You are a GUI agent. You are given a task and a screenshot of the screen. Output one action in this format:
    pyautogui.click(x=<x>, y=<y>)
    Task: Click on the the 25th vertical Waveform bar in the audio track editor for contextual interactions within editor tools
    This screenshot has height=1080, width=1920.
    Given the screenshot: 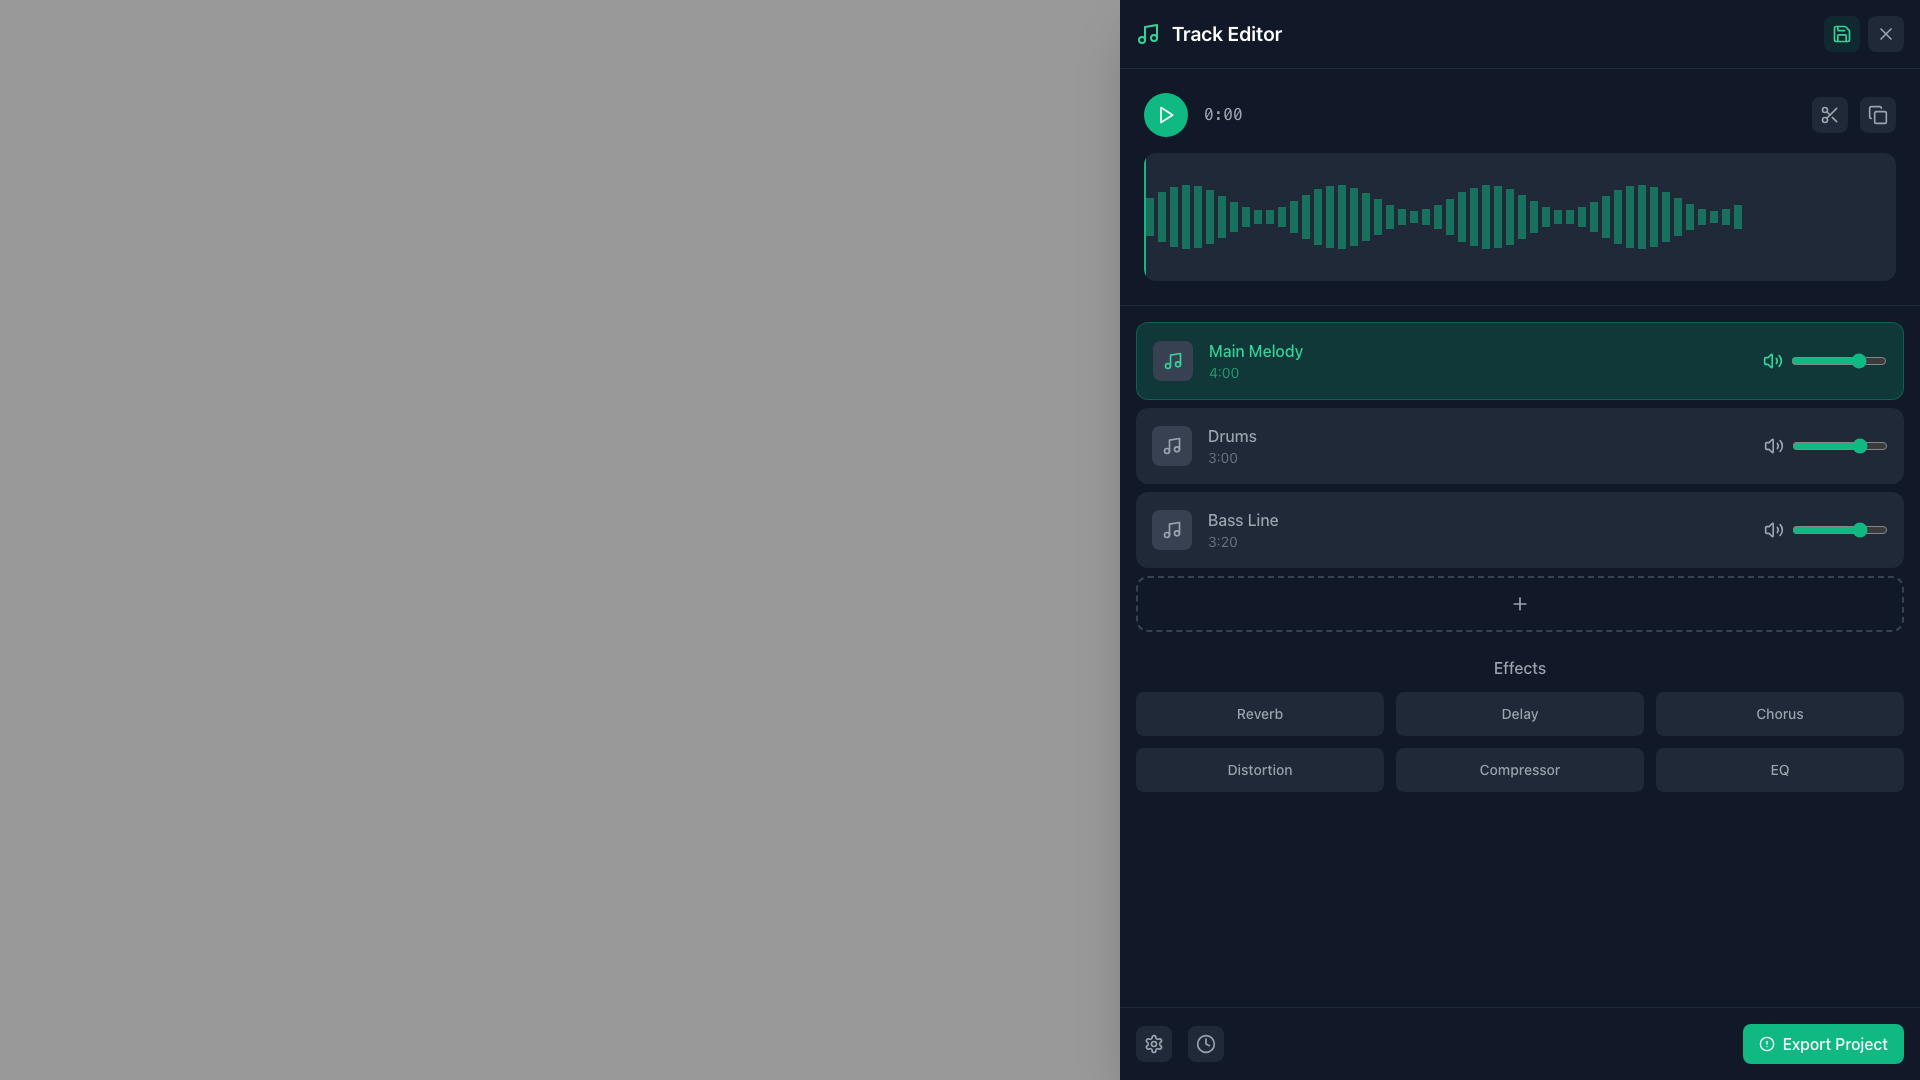 What is the action you would take?
    pyautogui.click(x=1424, y=216)
    